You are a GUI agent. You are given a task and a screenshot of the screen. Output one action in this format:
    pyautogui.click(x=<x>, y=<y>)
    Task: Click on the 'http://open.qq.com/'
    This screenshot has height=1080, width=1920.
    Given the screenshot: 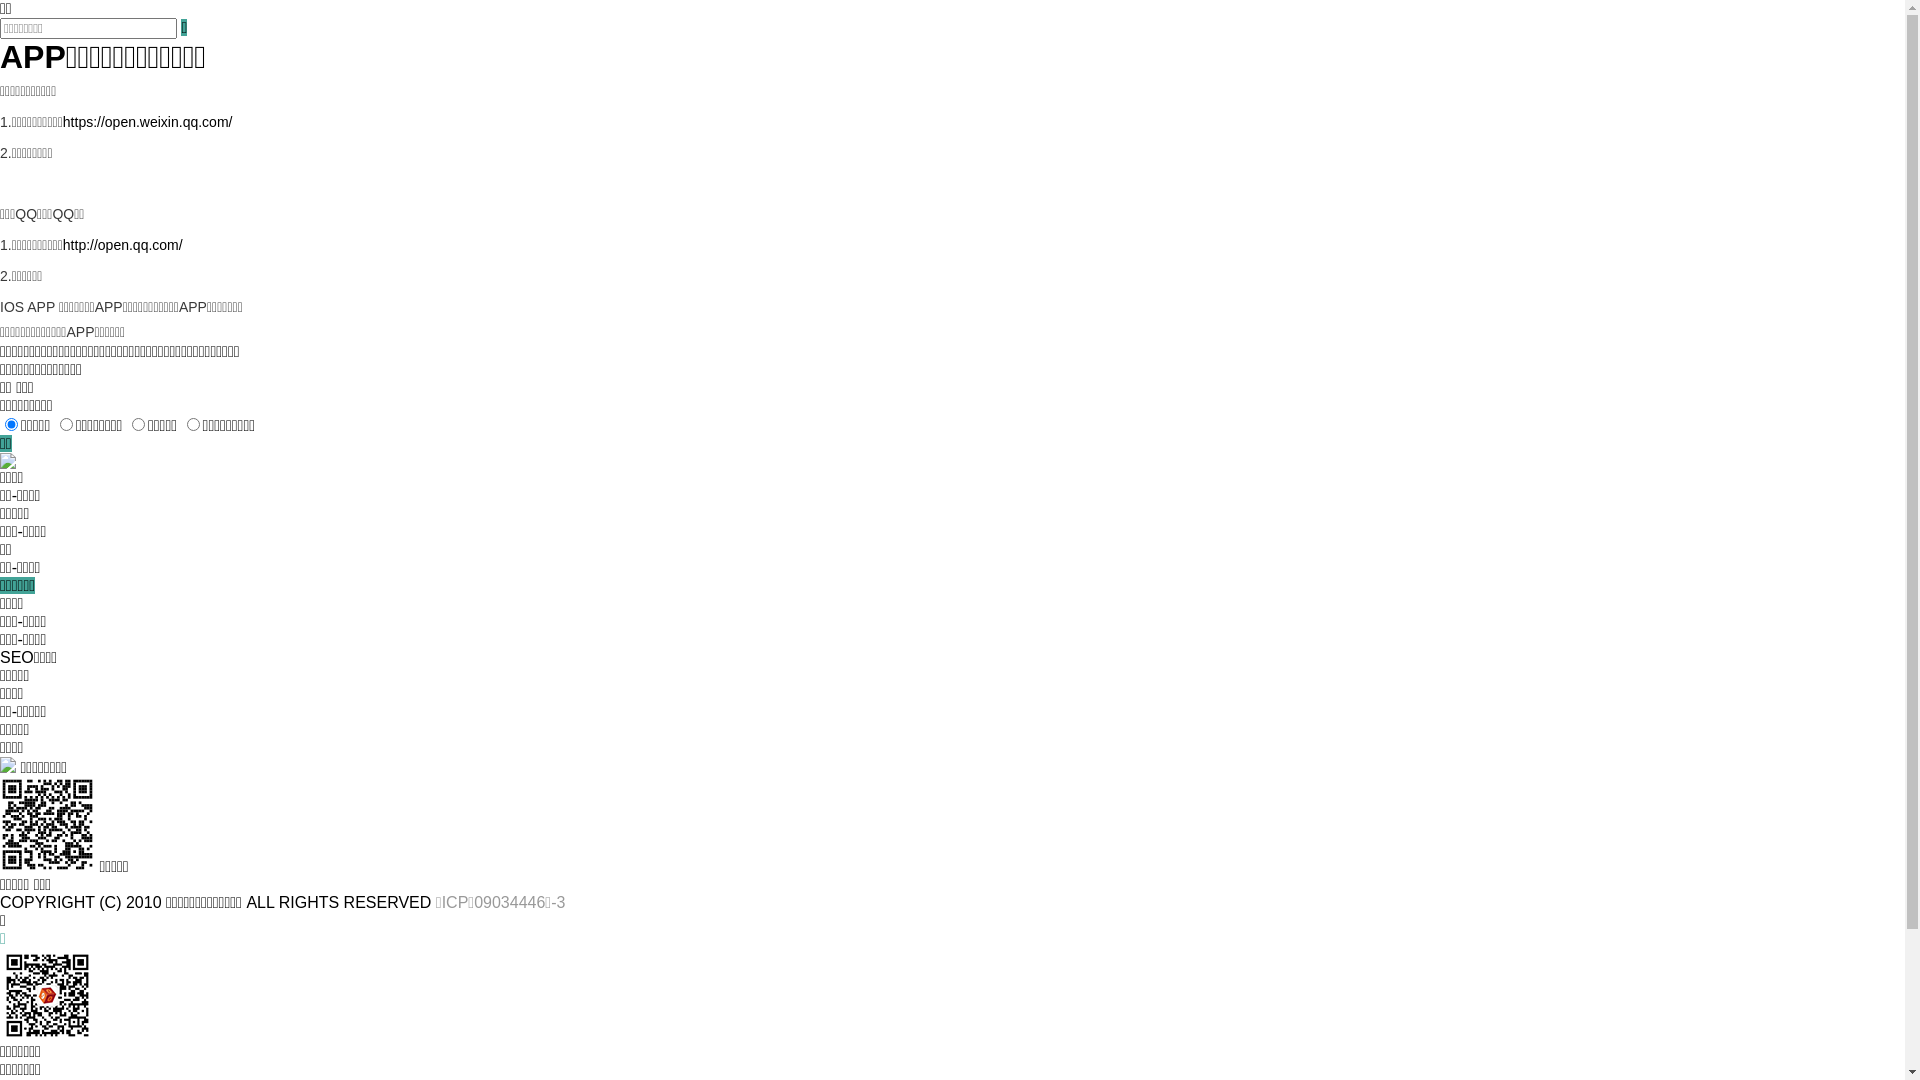 What is the action you would take?
    pyautogui.click(x=122, y=244)
    